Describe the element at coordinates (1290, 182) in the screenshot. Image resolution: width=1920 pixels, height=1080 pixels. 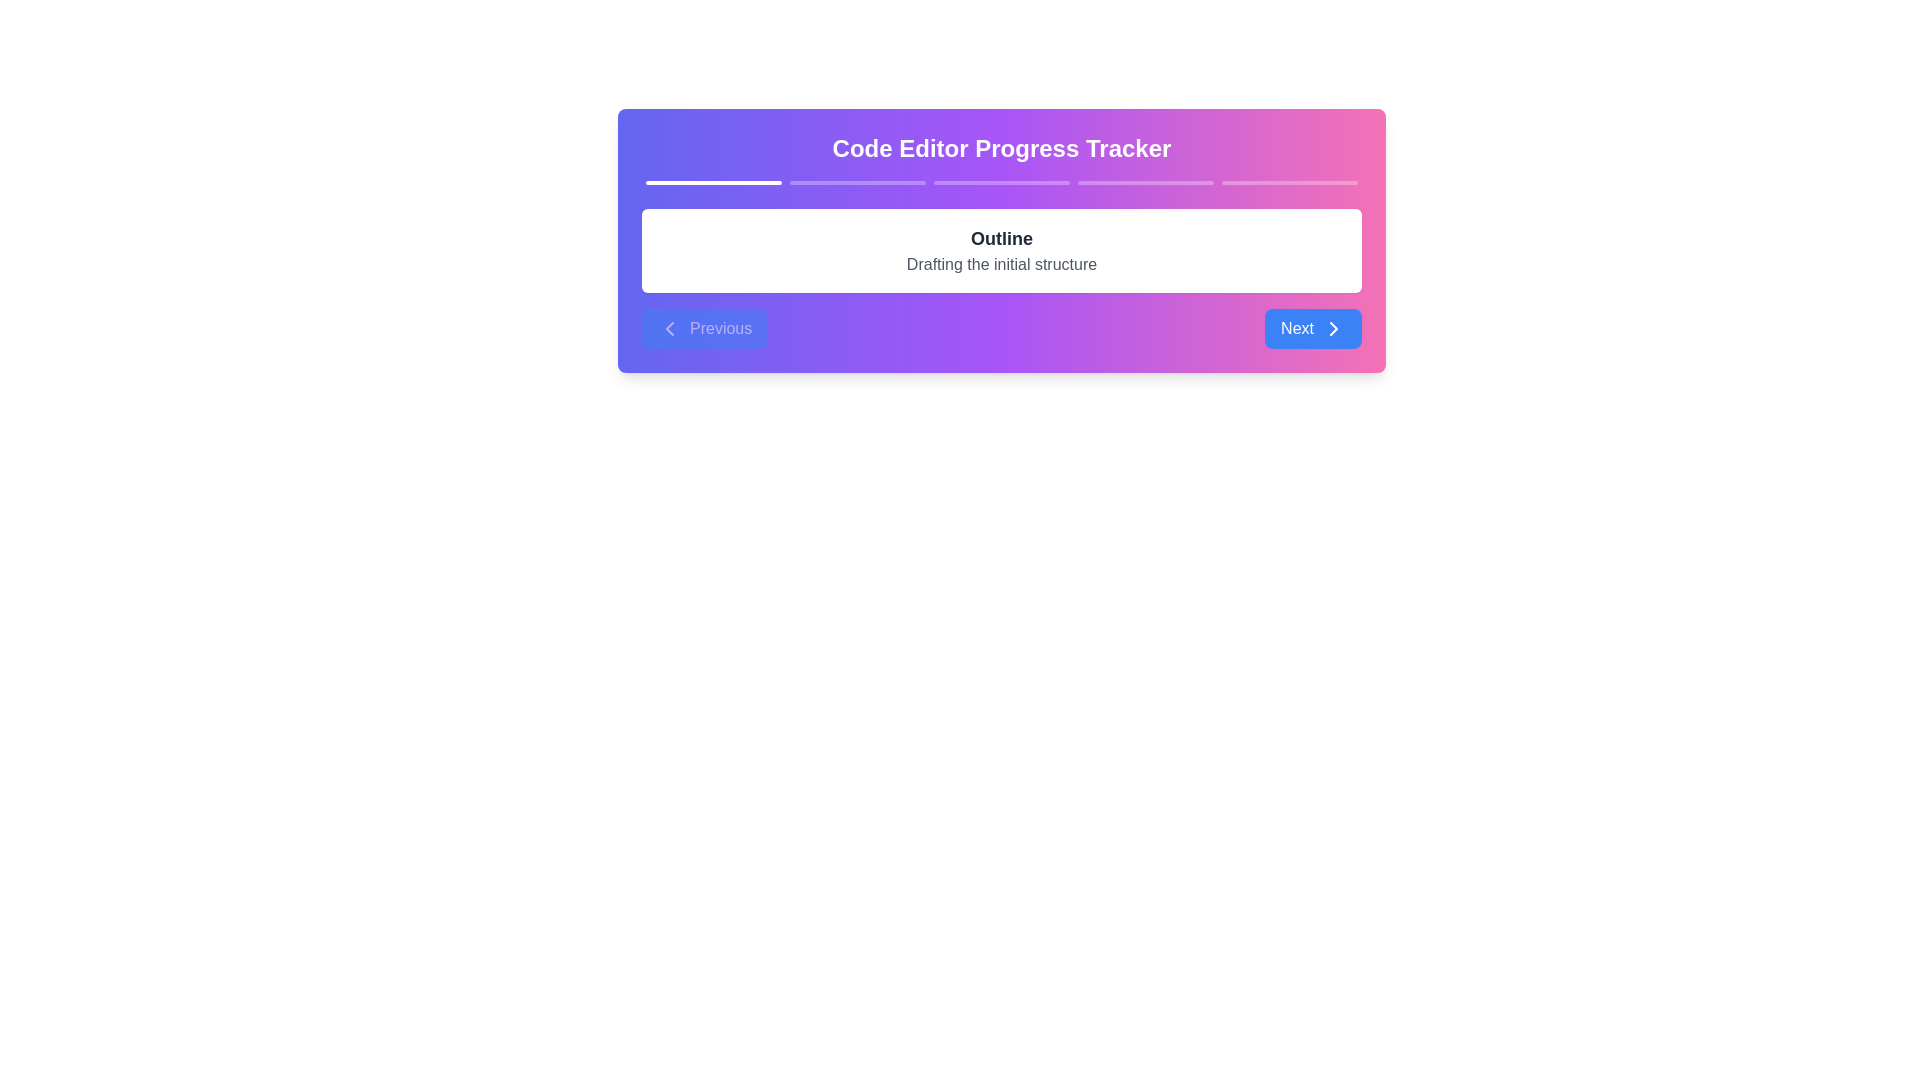
I see `the fifth step indicator of the progress tracker section, which visually represents the current progress in the sequence` at that location.